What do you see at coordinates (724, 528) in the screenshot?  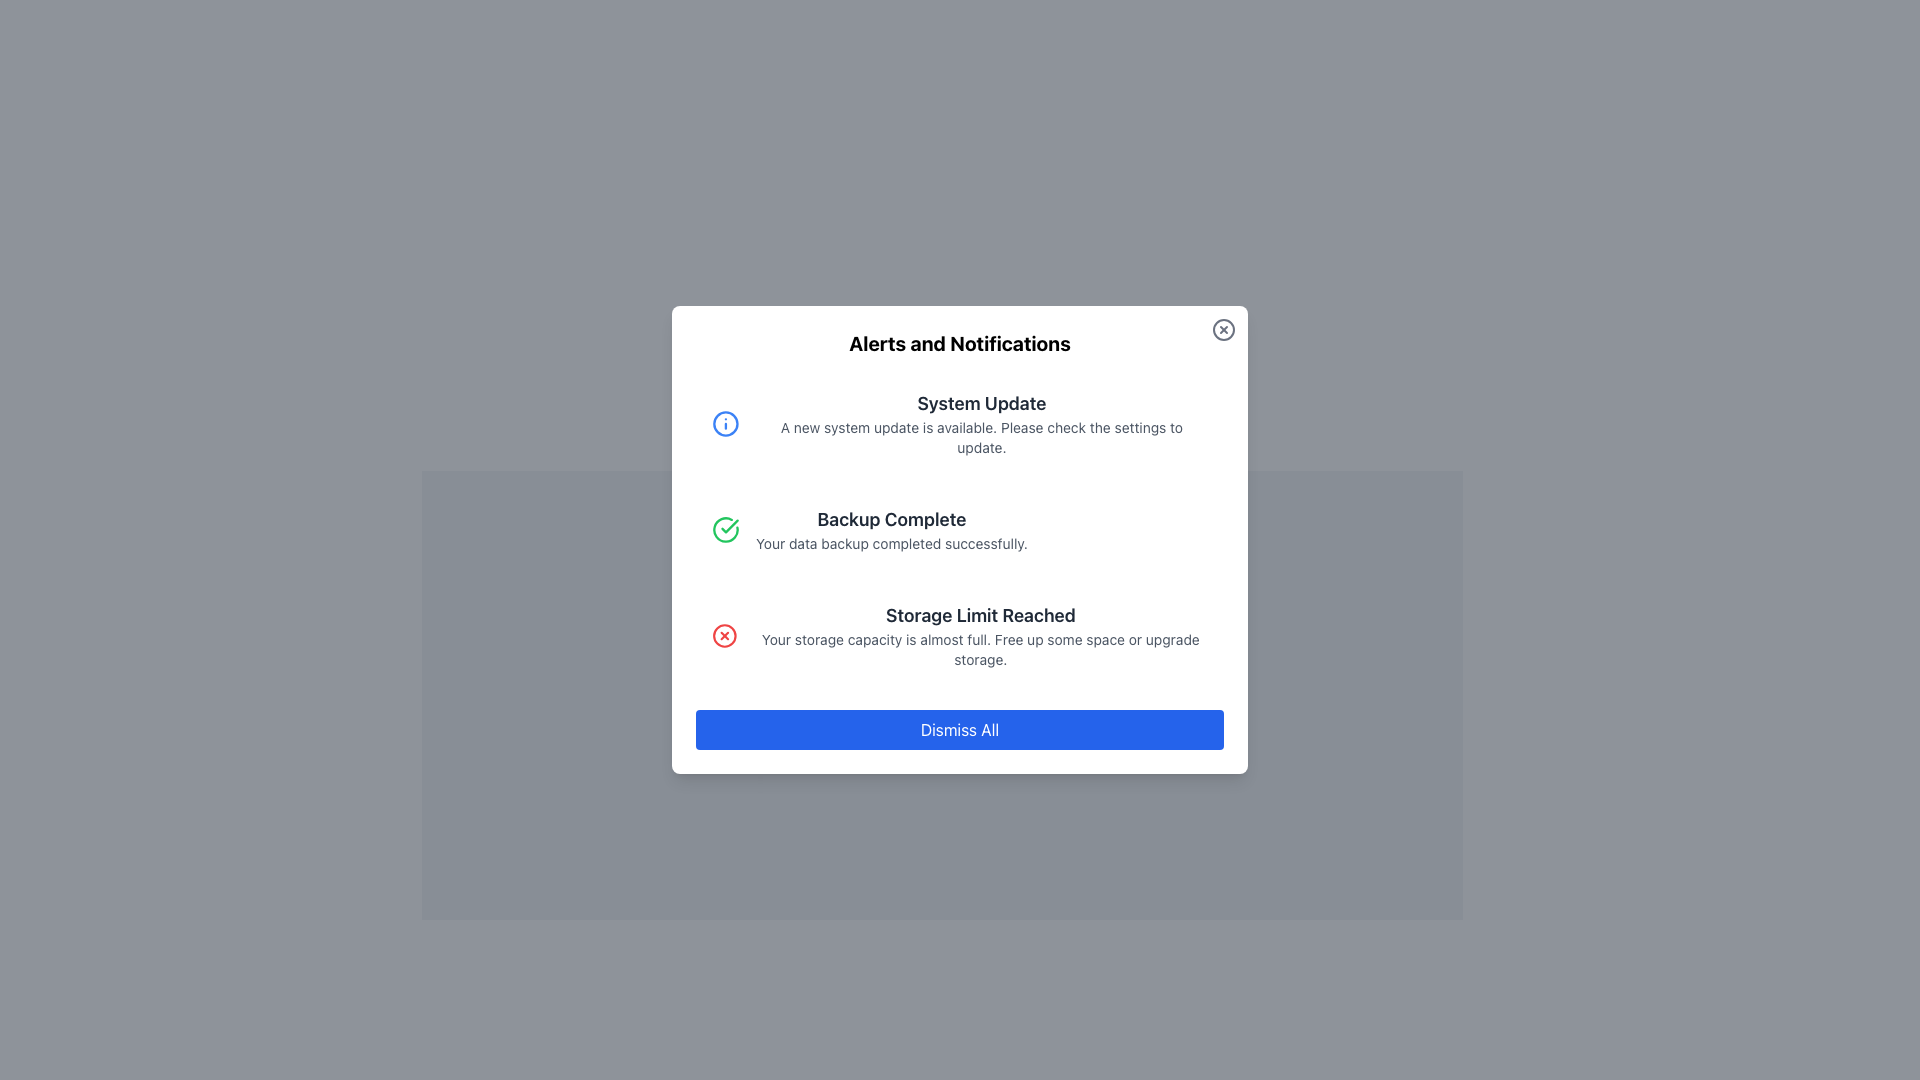 I see `the circular icon with a green border and a green checkmark inside, which indicates a successful action, located to the left of the 'Backup Complete' text in the second notification of the list` at bounding box center [724, 528].